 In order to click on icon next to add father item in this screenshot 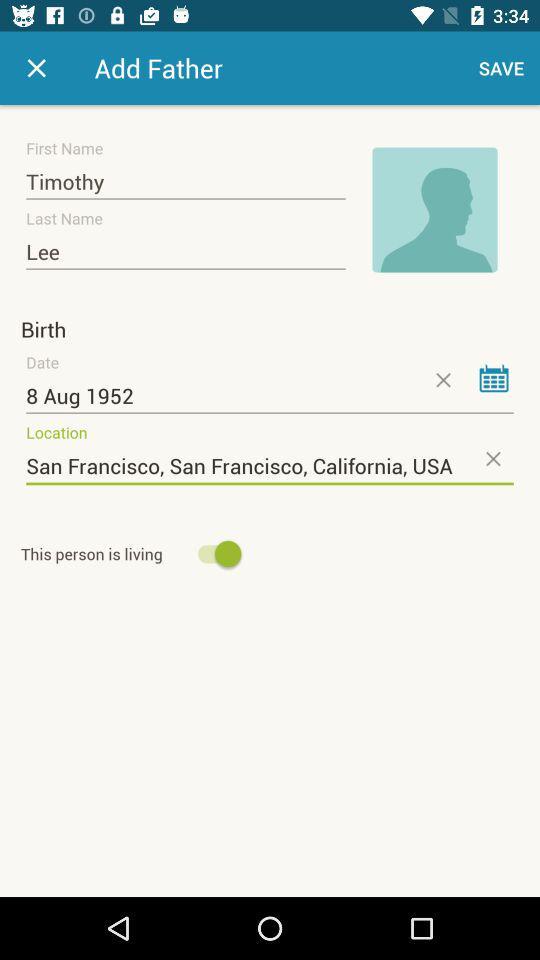, I will do `click(36, 68)`.